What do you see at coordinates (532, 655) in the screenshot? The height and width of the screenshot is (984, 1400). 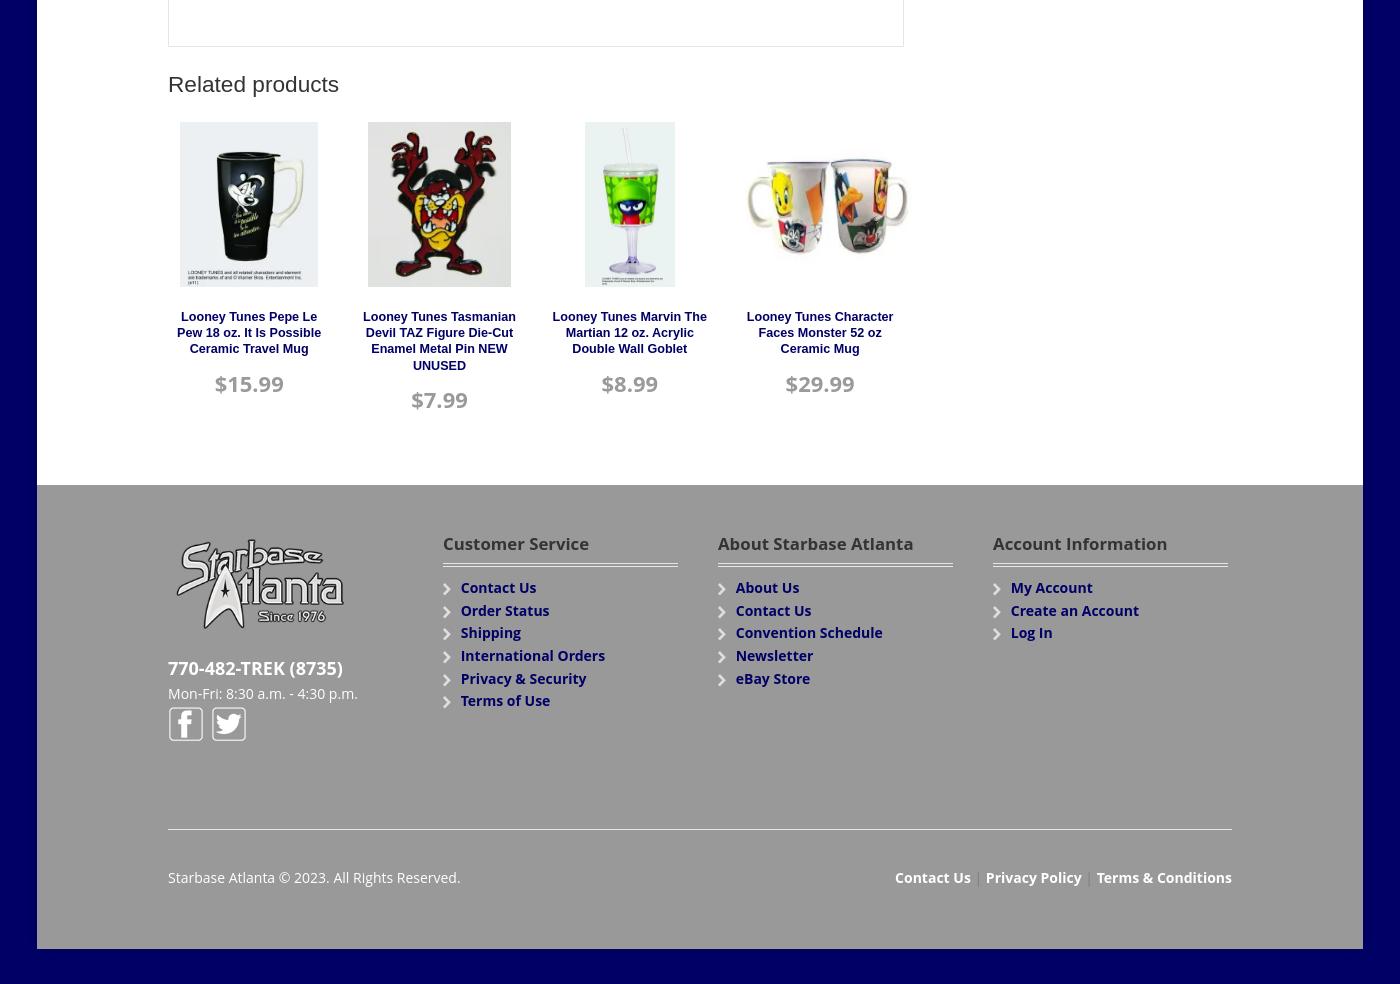 I see `'International Orders'` at bounding box center [532, 655].